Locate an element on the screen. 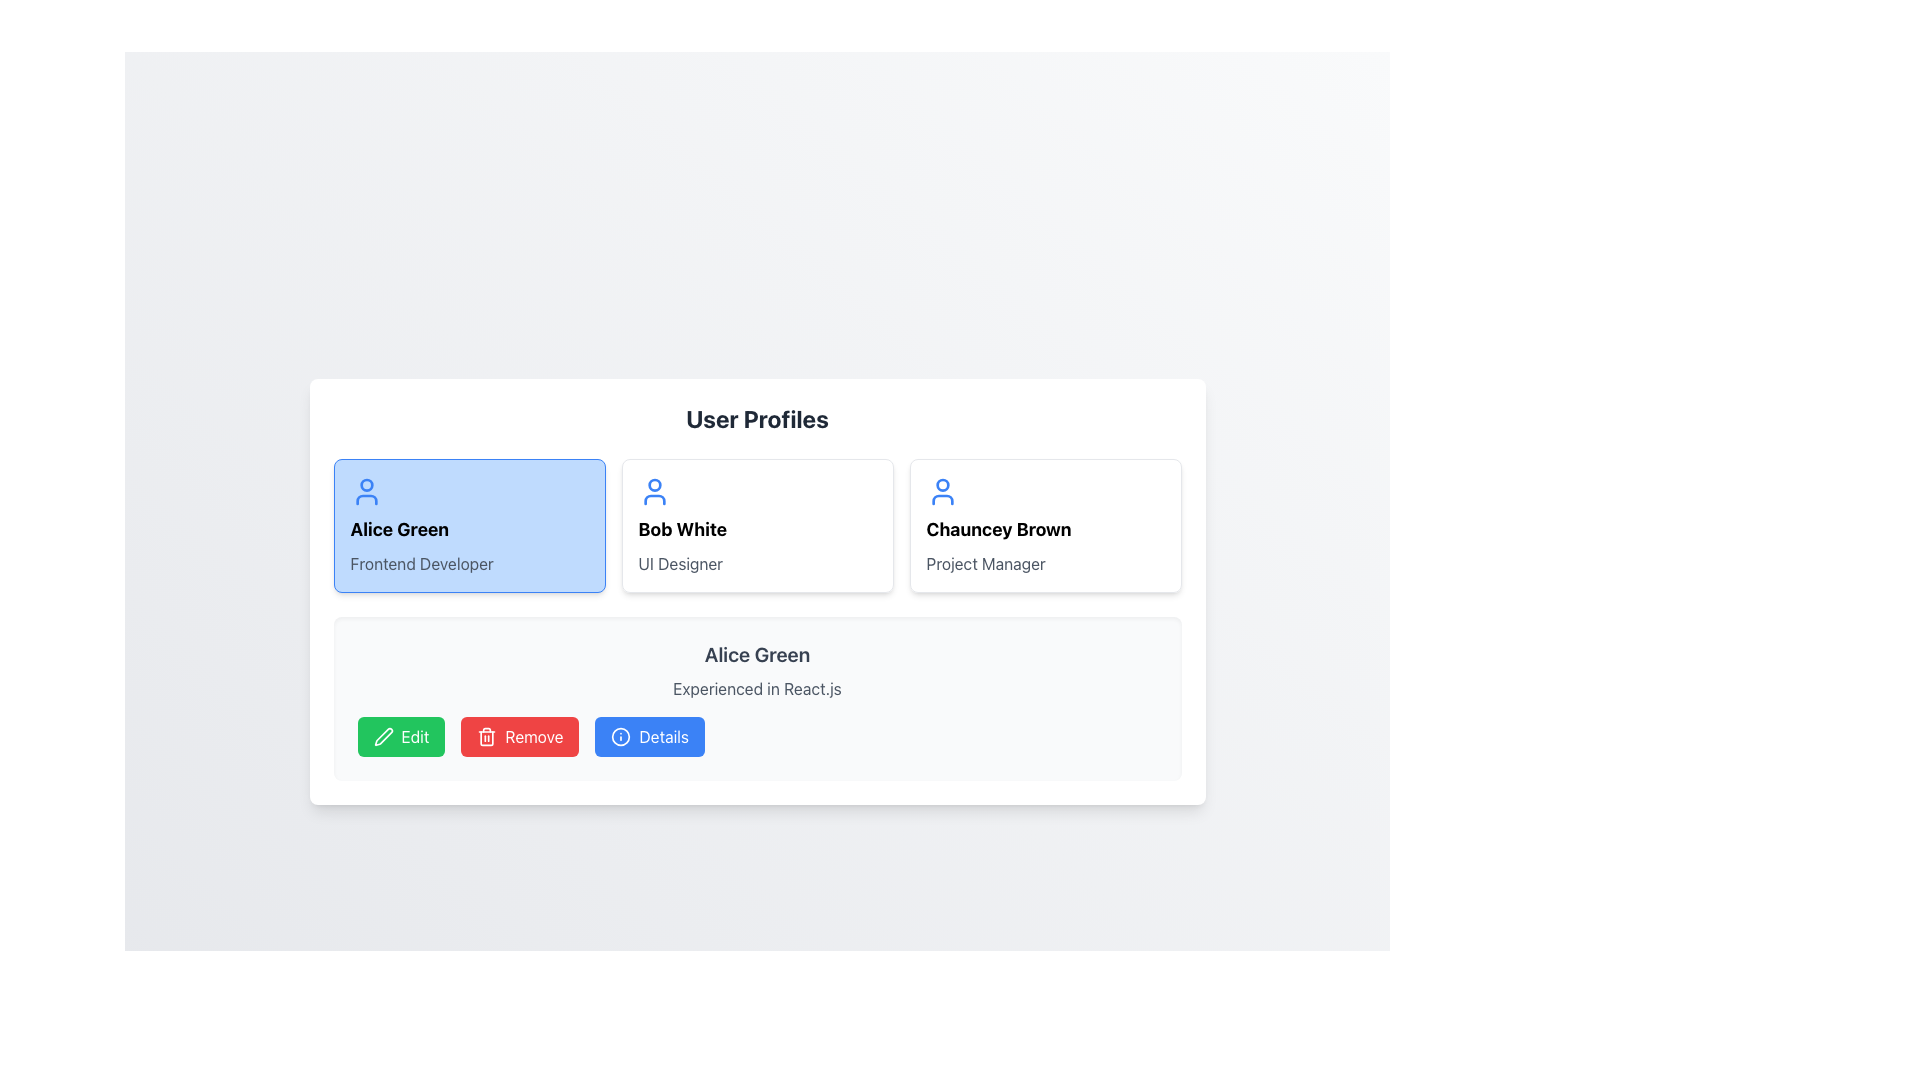 Image resolution: width=1920 pixels, height=1080 pixels. the text label displaying 'Bob White', which is styled in a large font and located in the user profile card is located at coordinates (682, 528).